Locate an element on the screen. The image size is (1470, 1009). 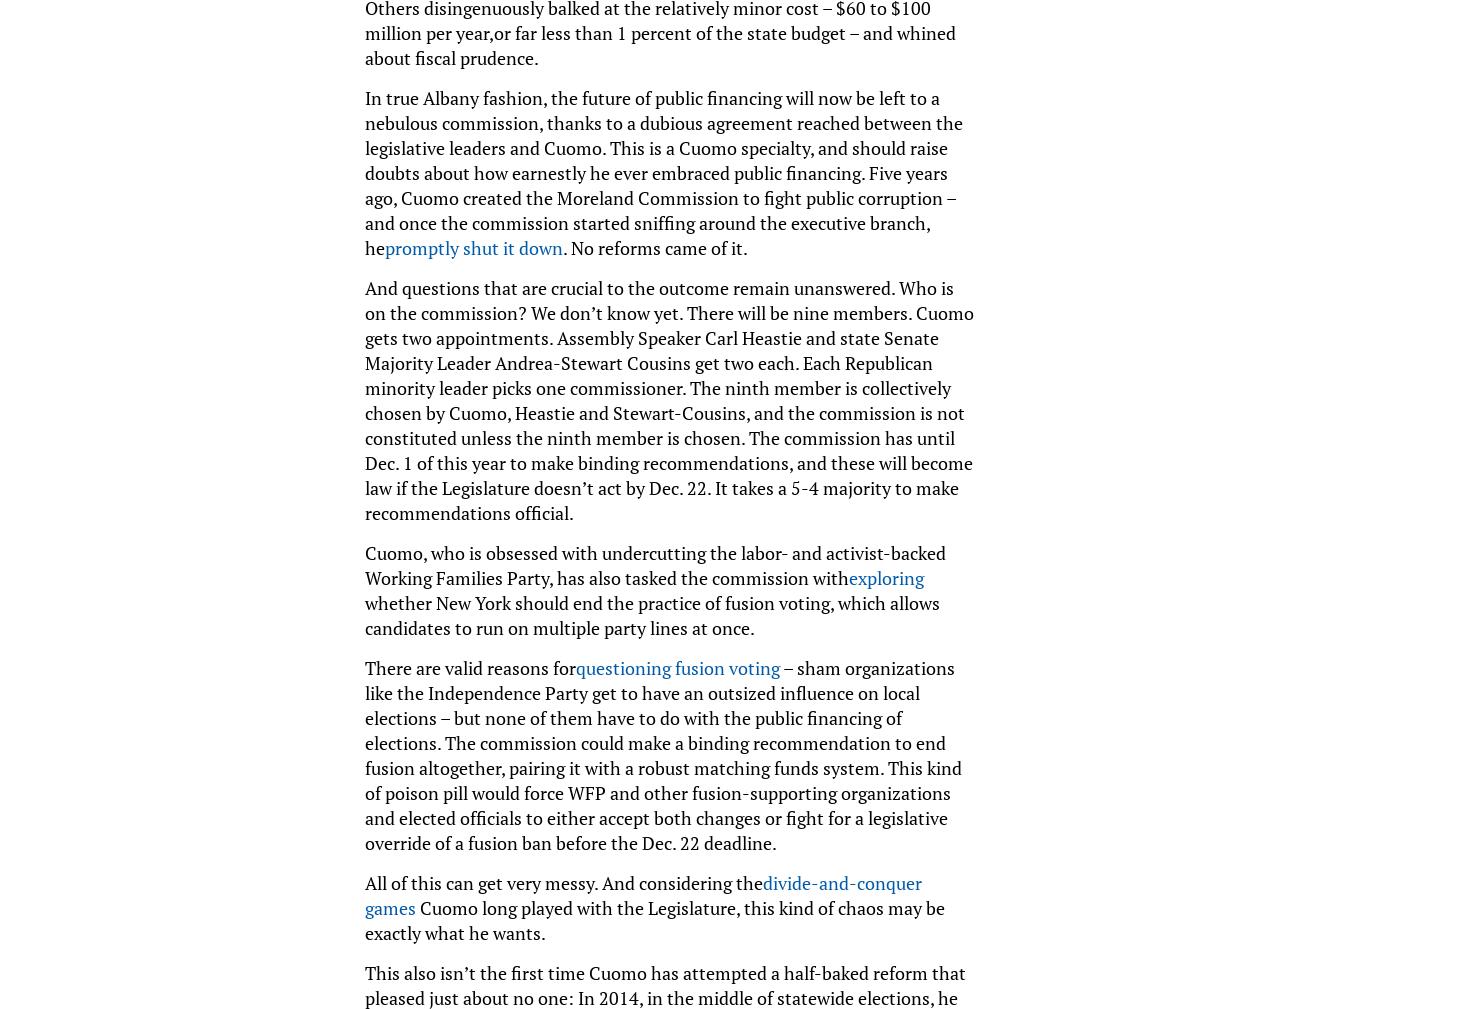
'All of this can get very messy. And considering the' is located at coordinates (563, 881).